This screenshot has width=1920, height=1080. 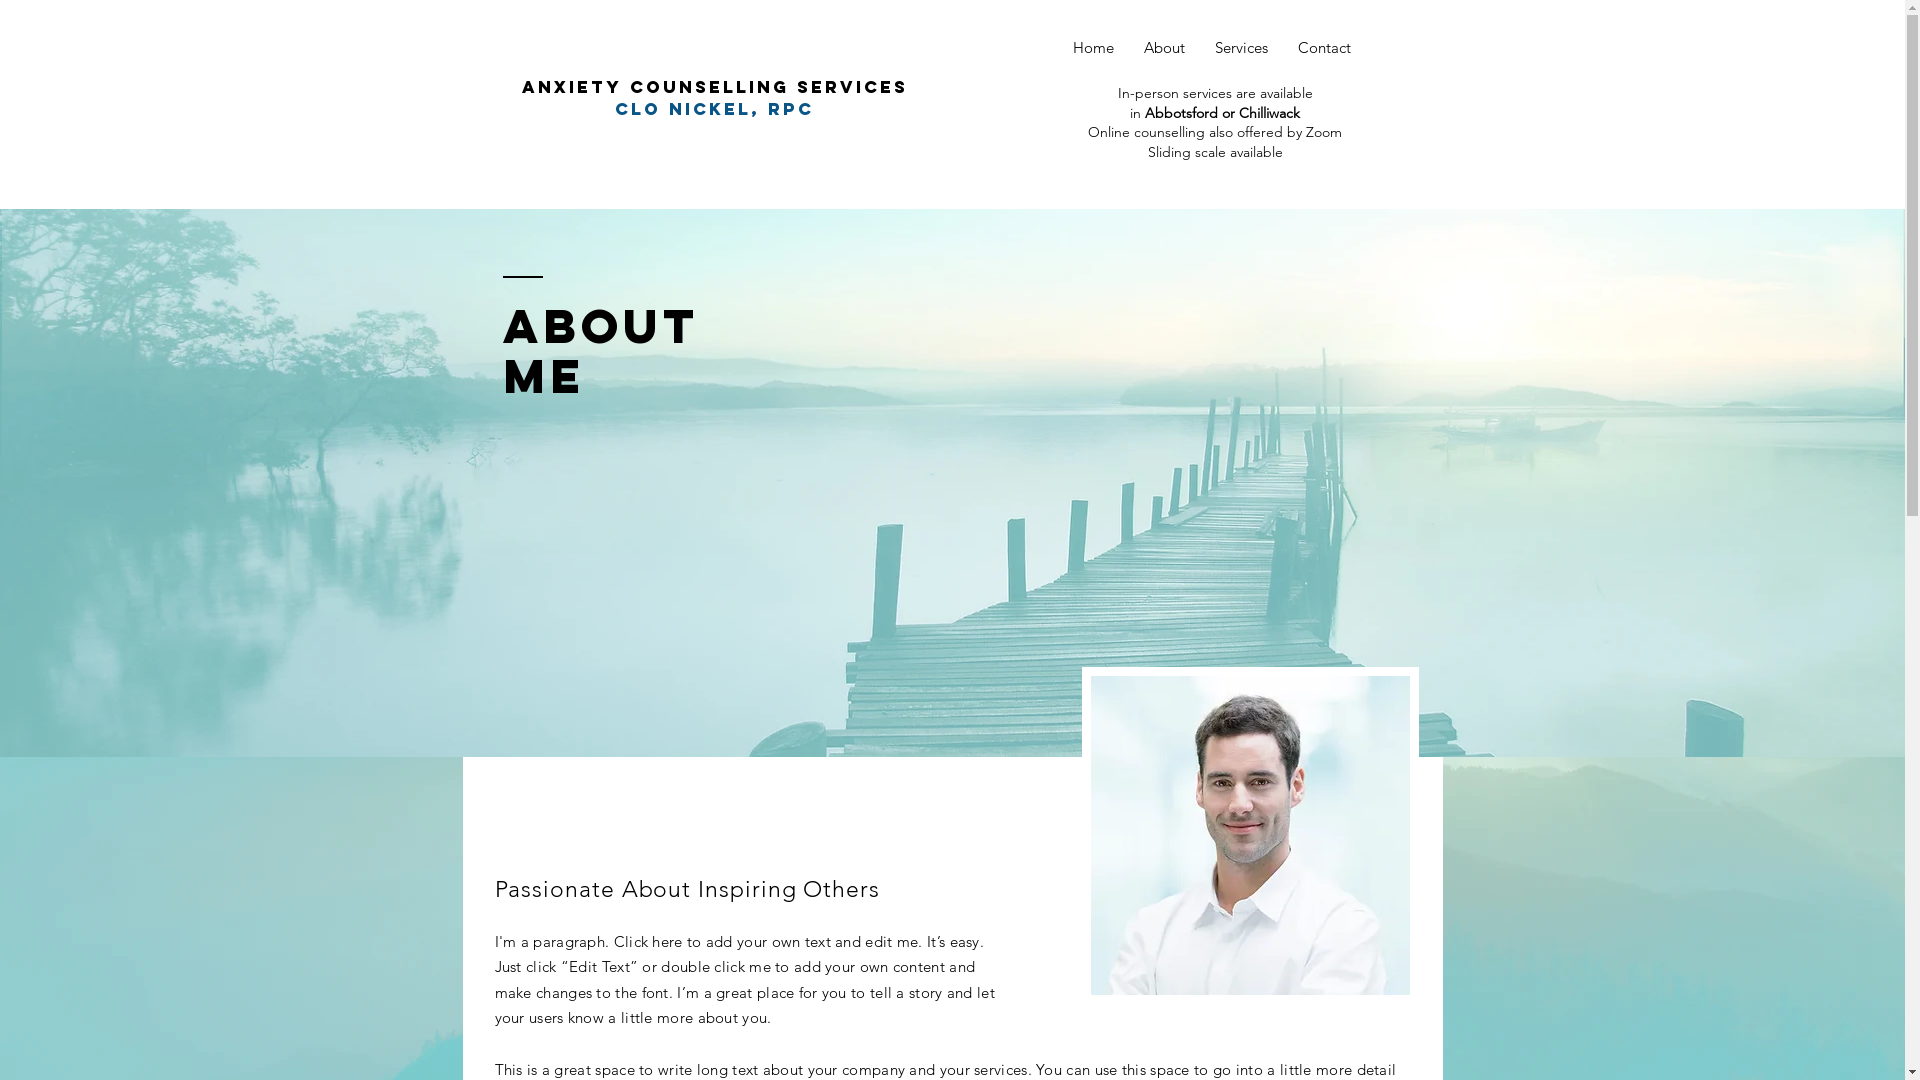 I want to click on 'Contact', so click(x=1281, y=46).